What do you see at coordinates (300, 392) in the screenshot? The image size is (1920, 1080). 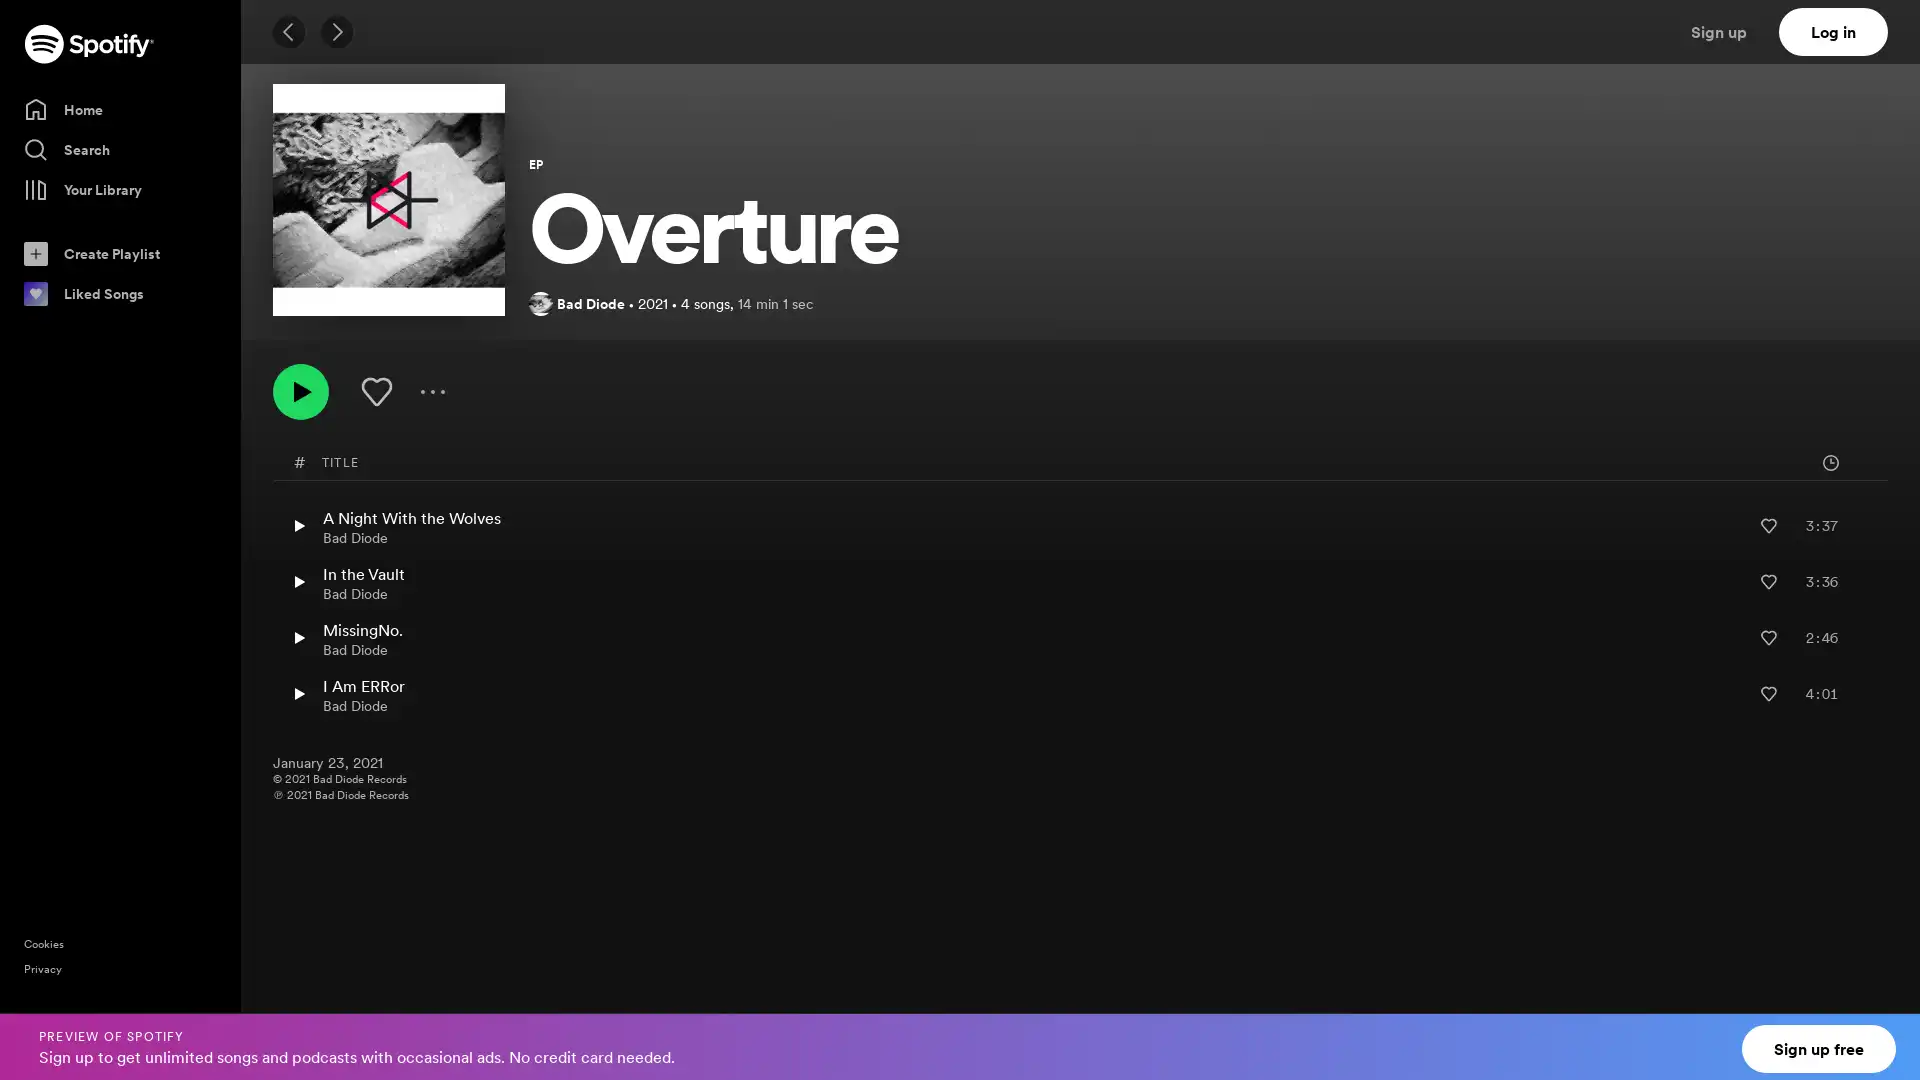 I see `Play` at bounding box center [300, 392].